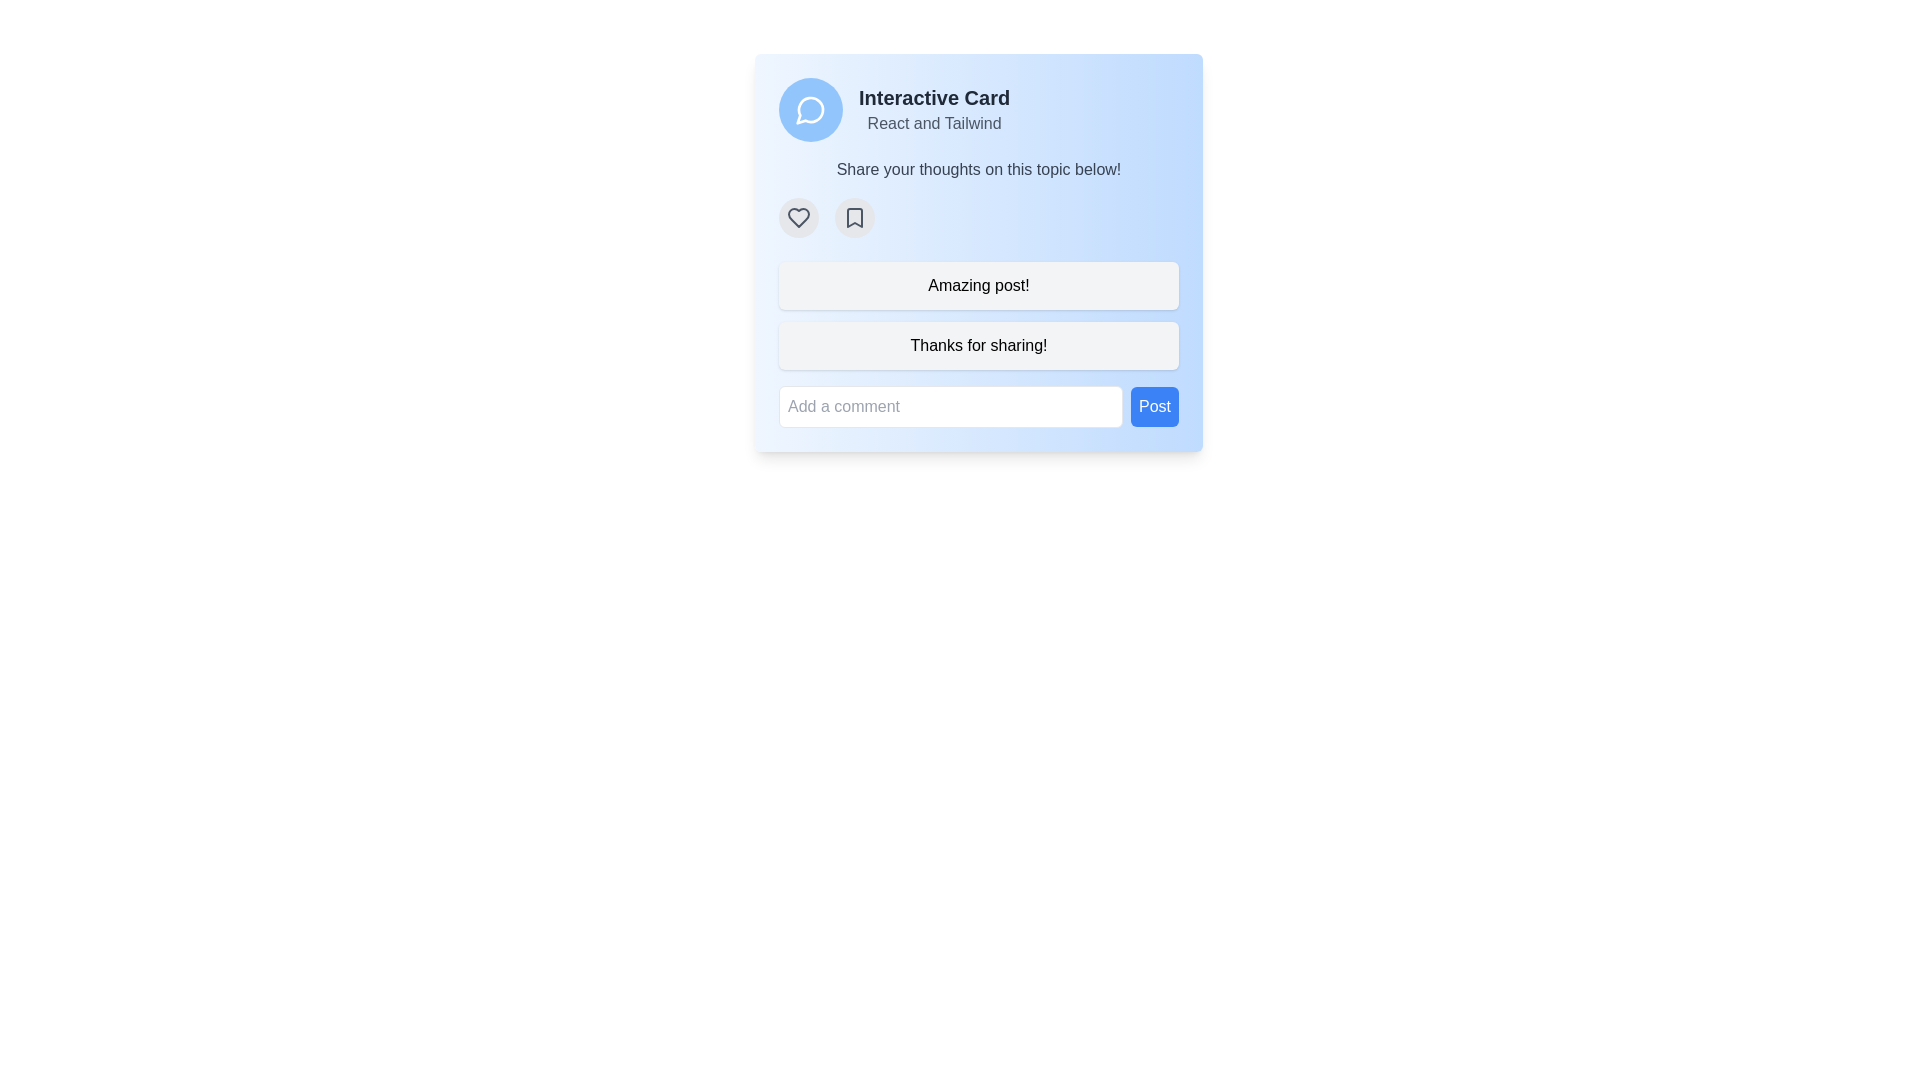  Describe the element at coordinates (1155, 406) in the screenshot. I see `the button located at the bottom-right corner of the comment input section` at that location.